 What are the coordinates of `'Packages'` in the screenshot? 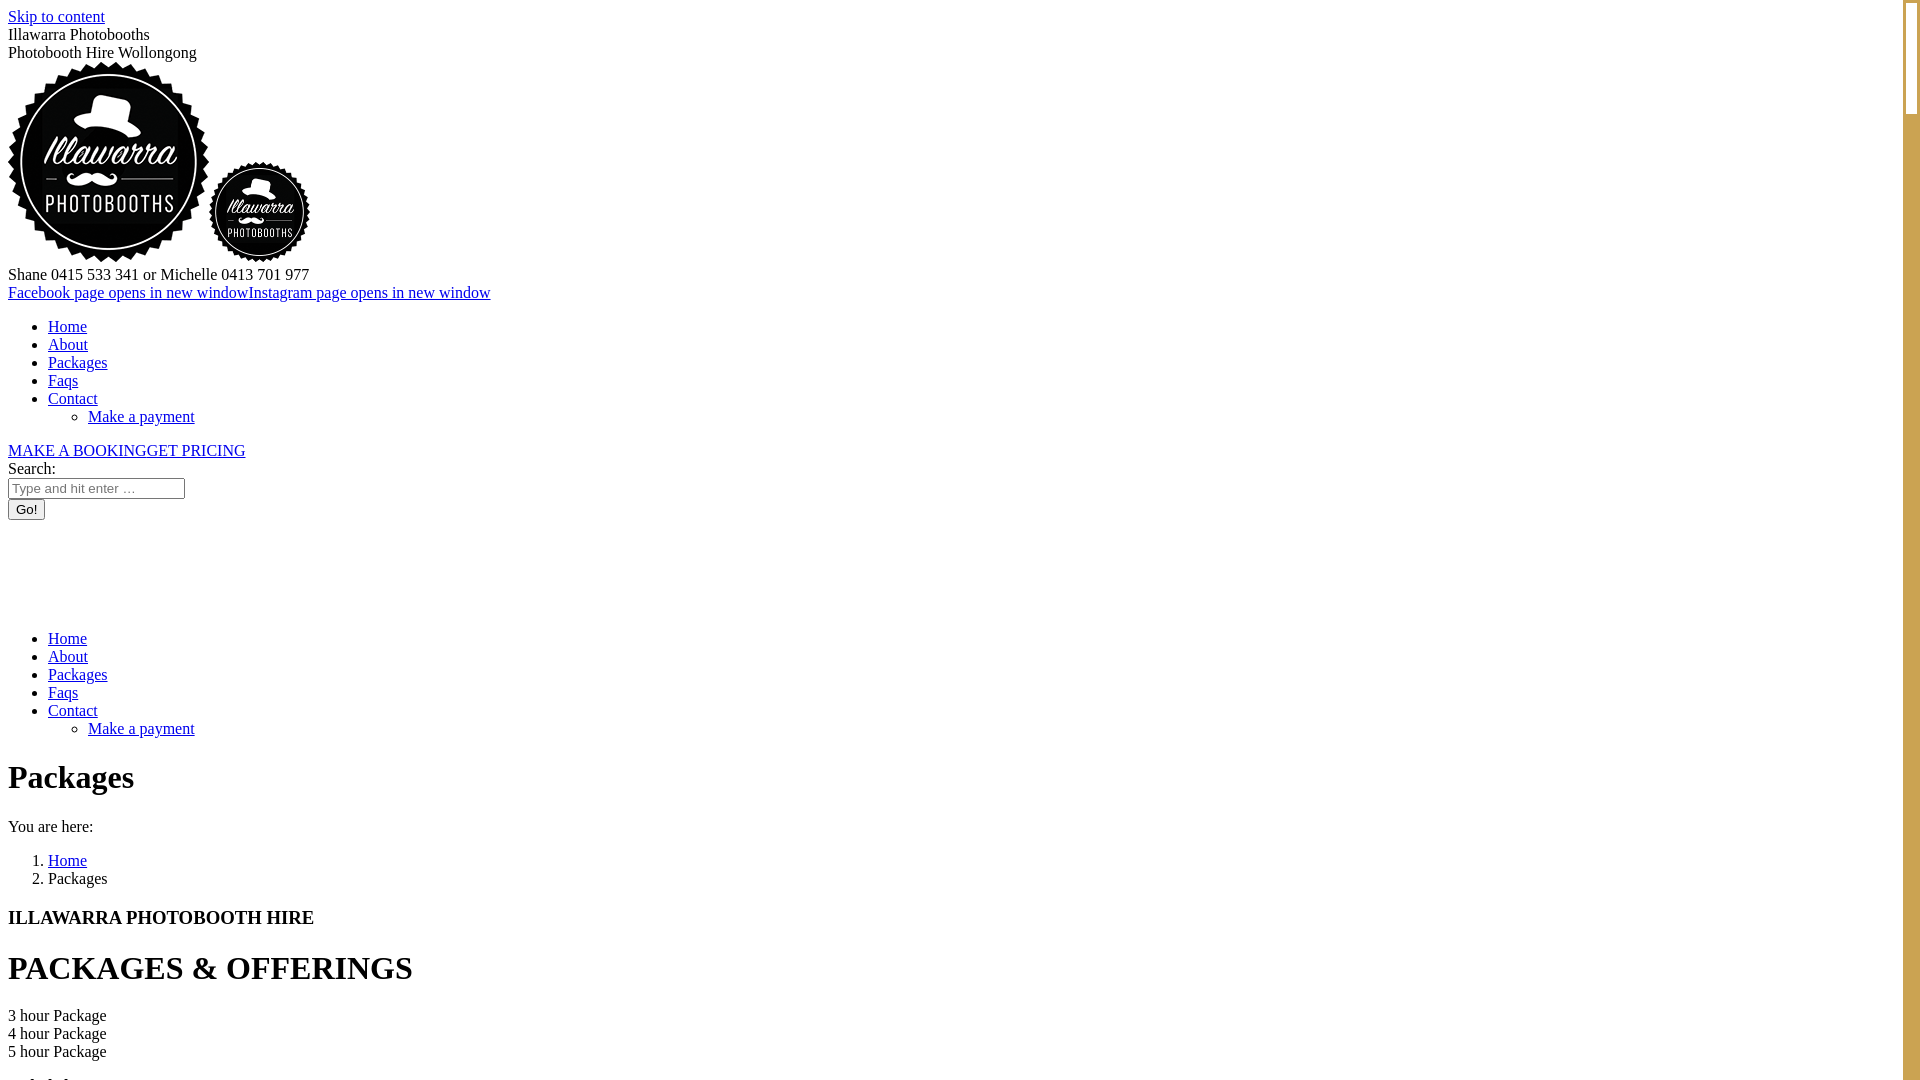 It's located at (77, 674).